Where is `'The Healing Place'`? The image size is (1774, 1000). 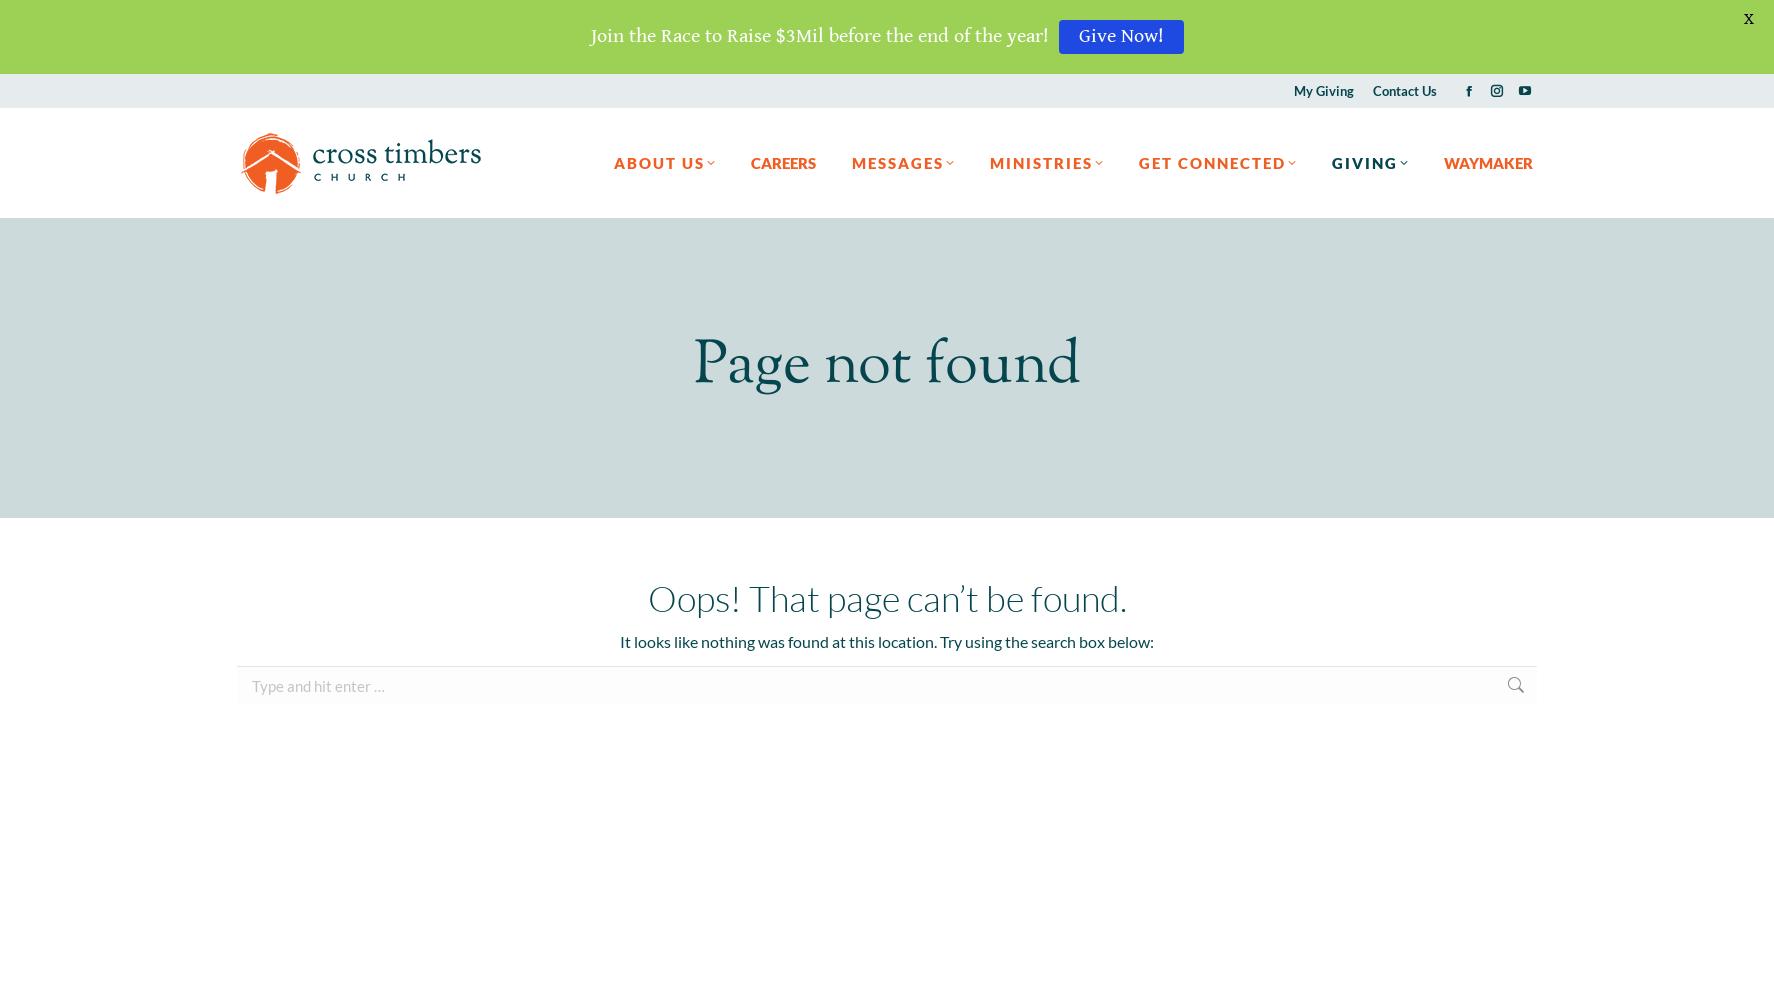 'The Healing Place' is located at coordinates (1052, 375).